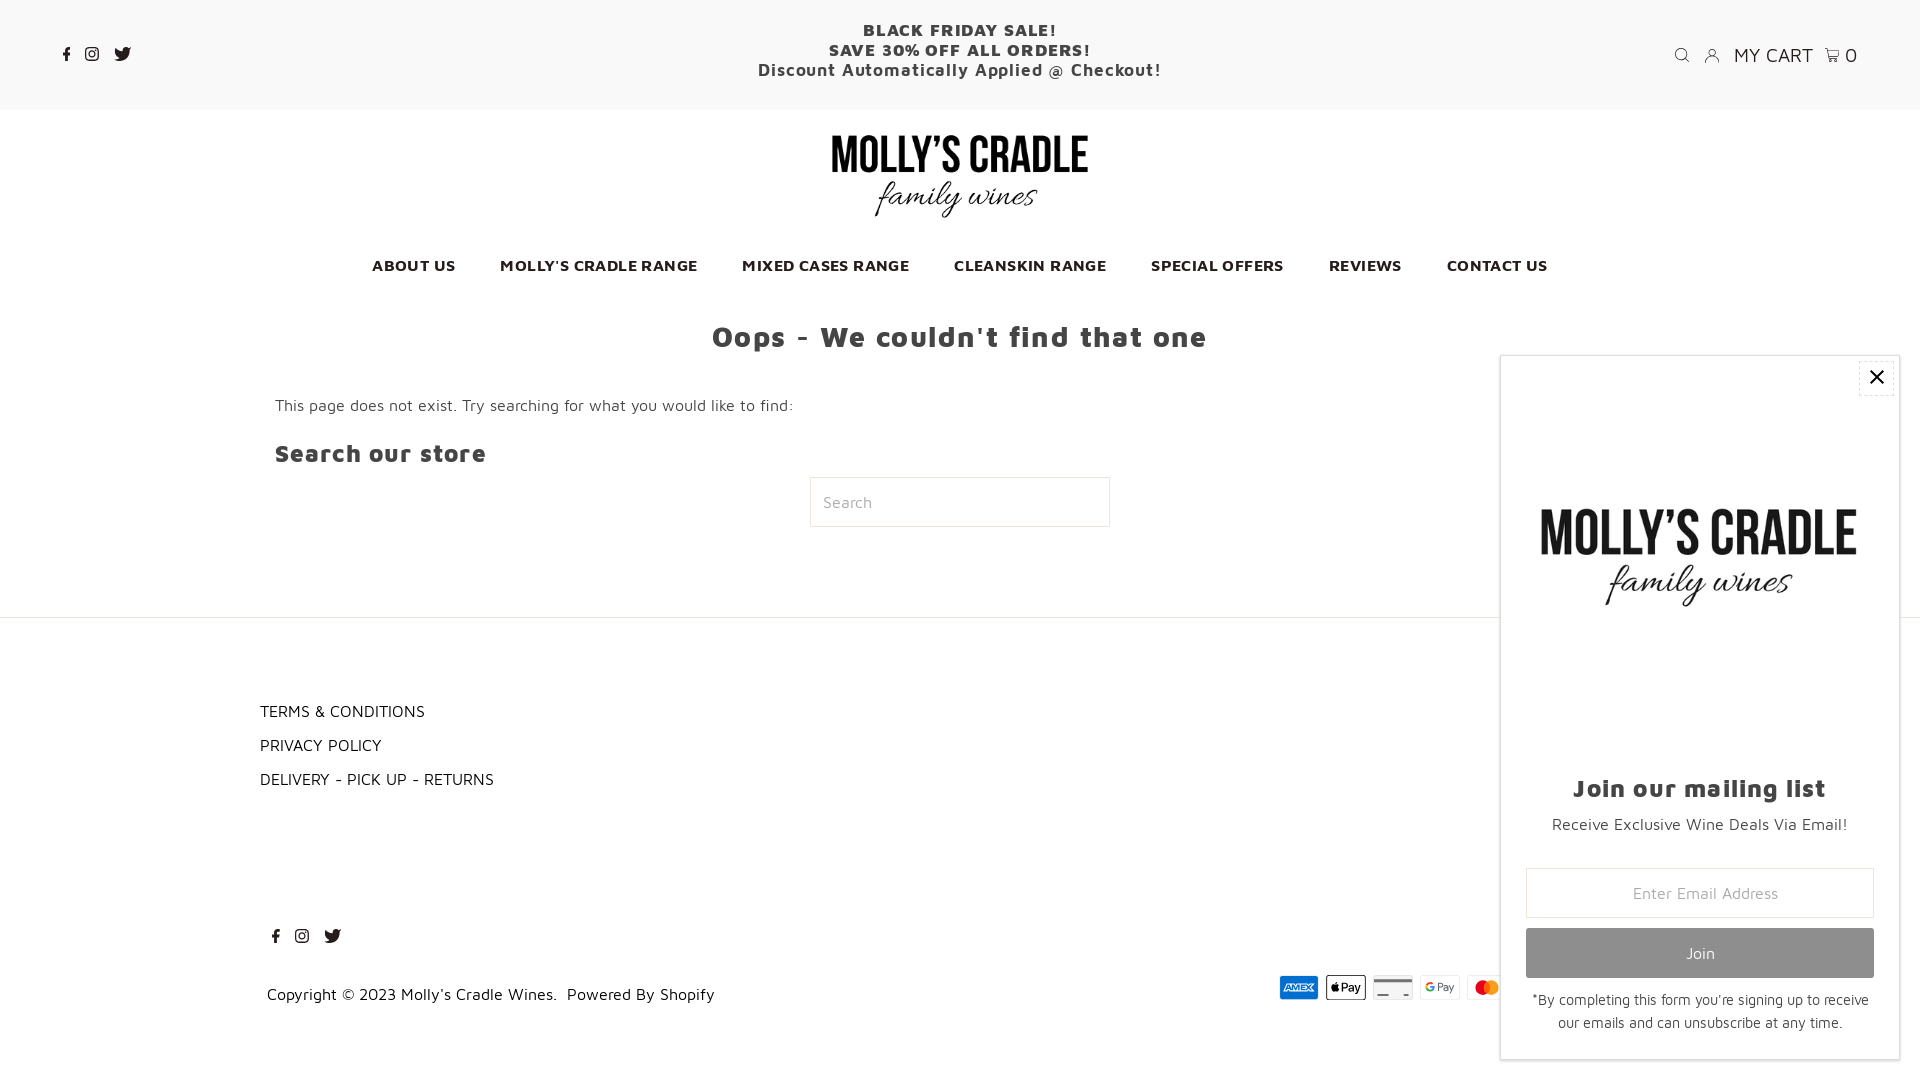 This screenshot has width=1920, height=1080. I want to click on 'CLEANSKIN RANGE', so click(1030, 264).